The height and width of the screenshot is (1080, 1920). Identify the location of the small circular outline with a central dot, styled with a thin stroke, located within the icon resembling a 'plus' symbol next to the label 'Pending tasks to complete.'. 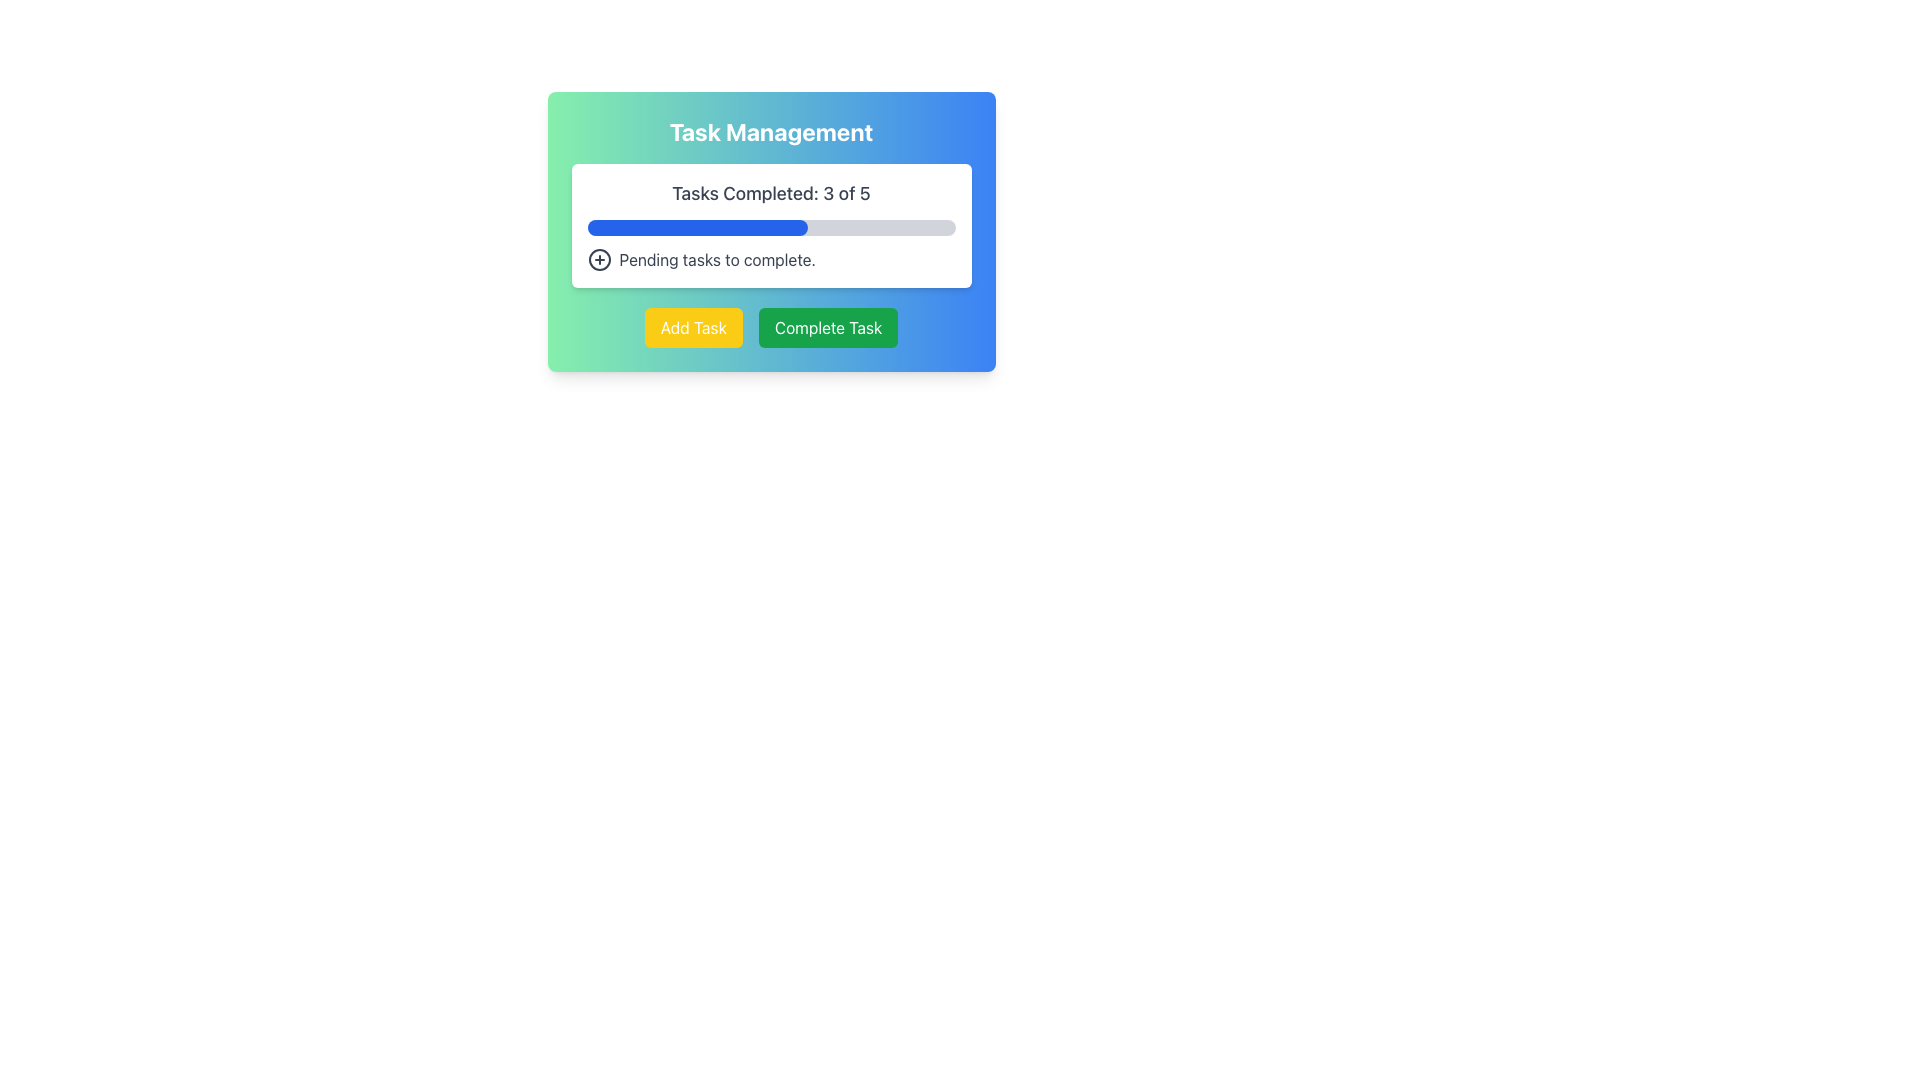
(598, 258).